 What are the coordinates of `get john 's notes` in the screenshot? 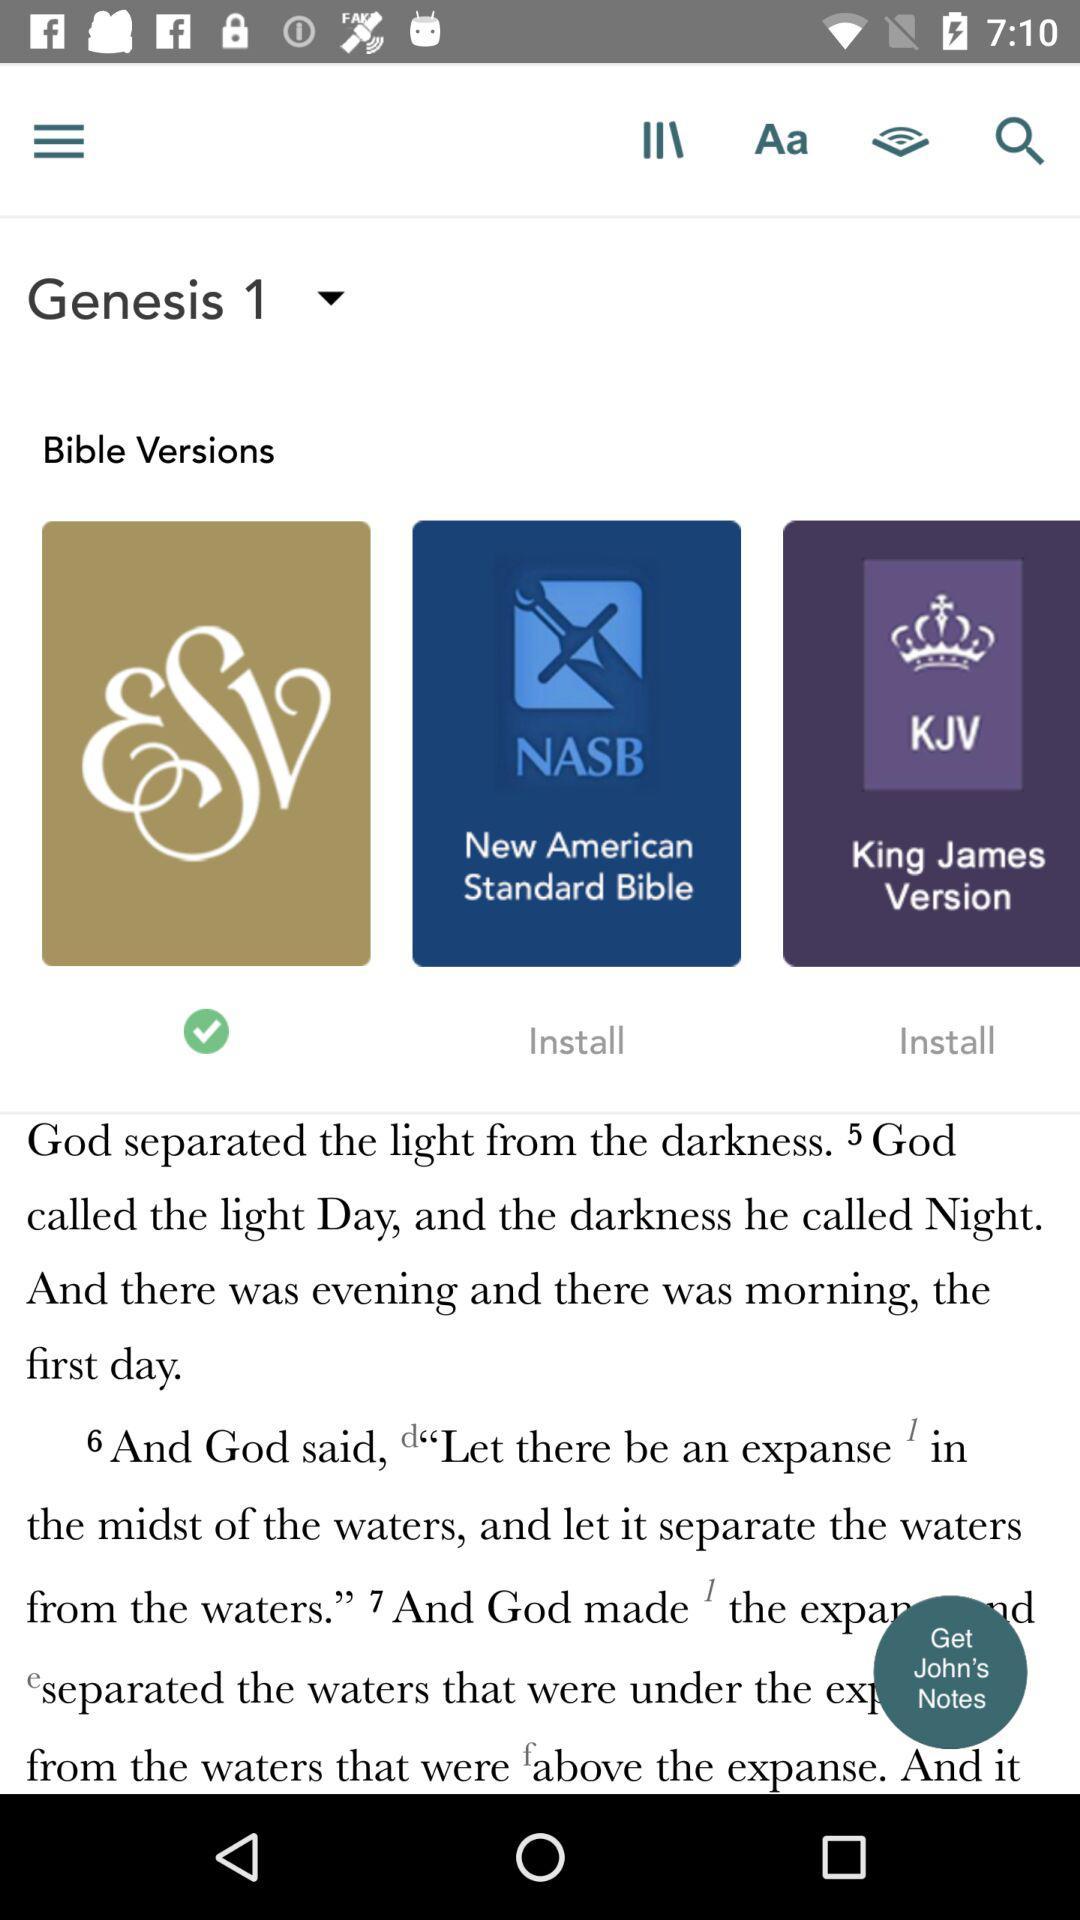 It's located at (948, 1671).